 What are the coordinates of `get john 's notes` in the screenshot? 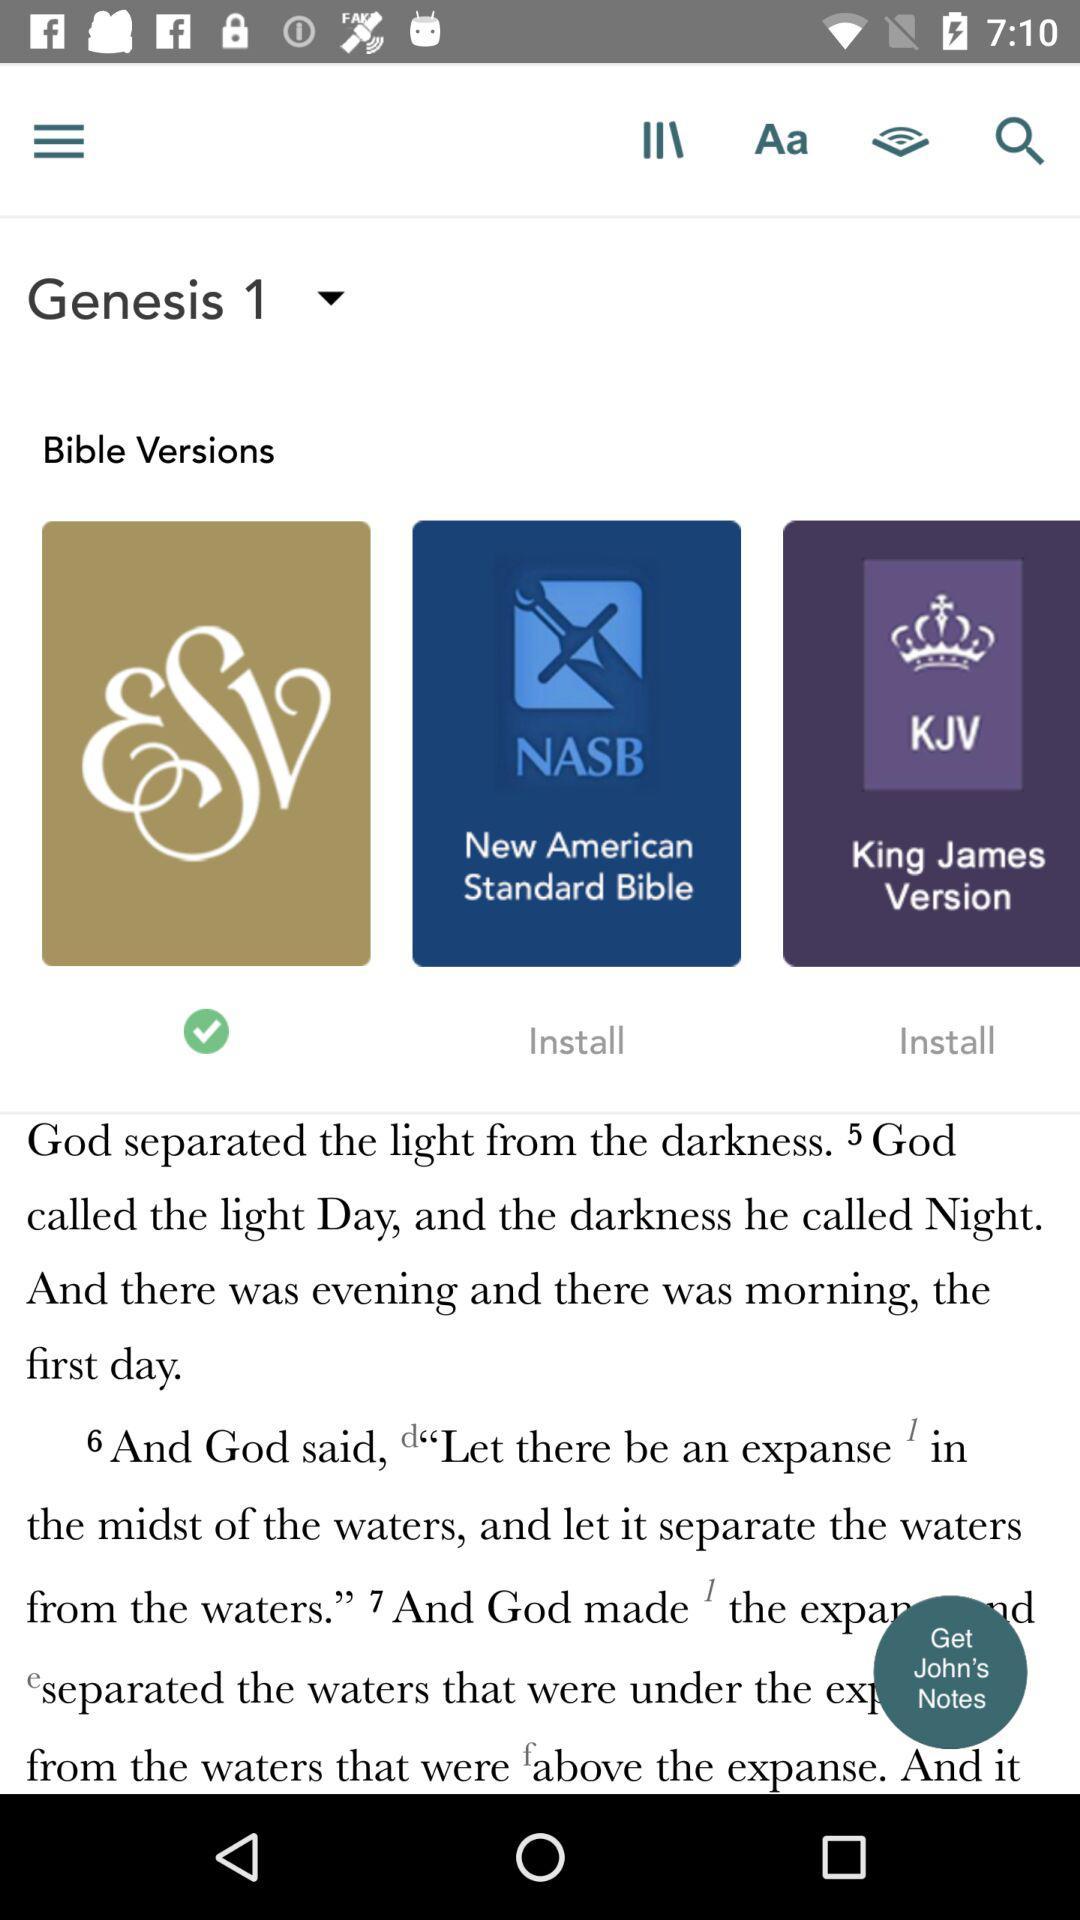 It's located at (948, 1671).